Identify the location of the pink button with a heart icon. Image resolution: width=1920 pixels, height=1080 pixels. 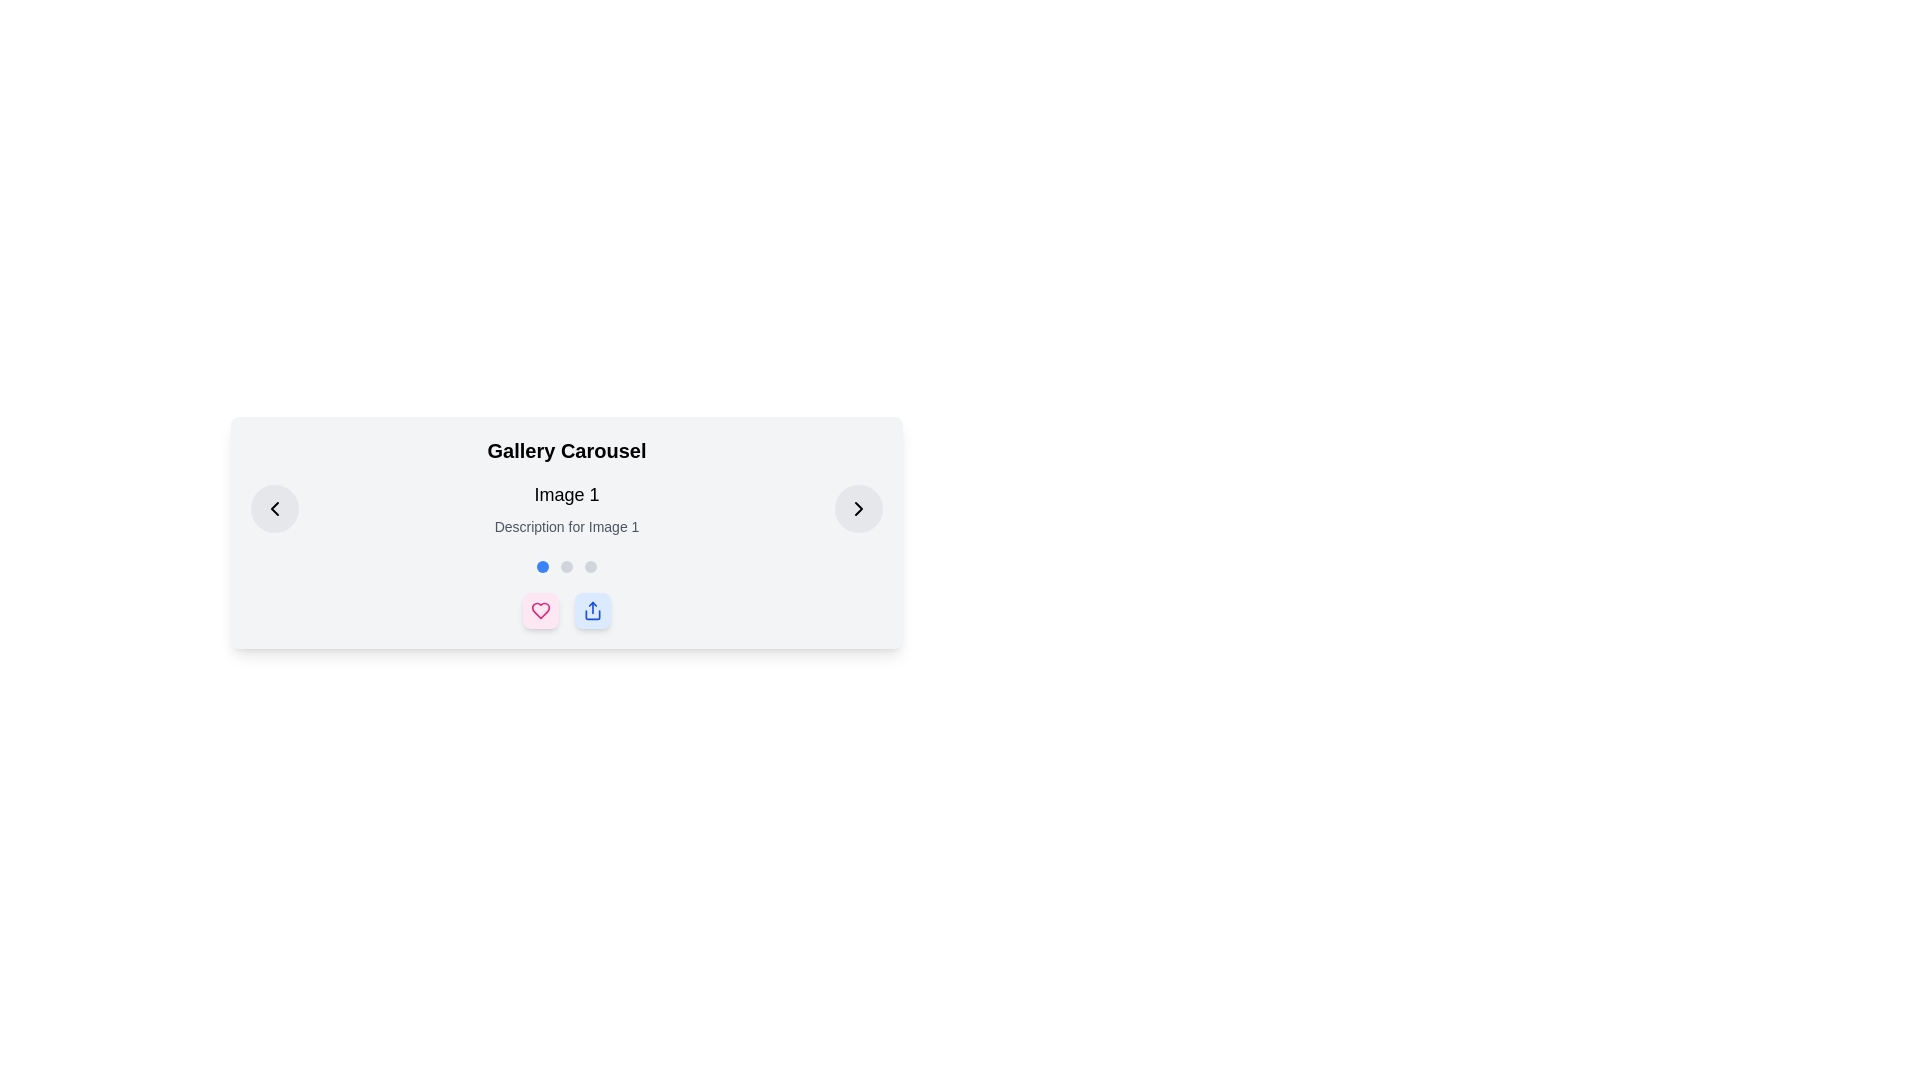
(541, 609).